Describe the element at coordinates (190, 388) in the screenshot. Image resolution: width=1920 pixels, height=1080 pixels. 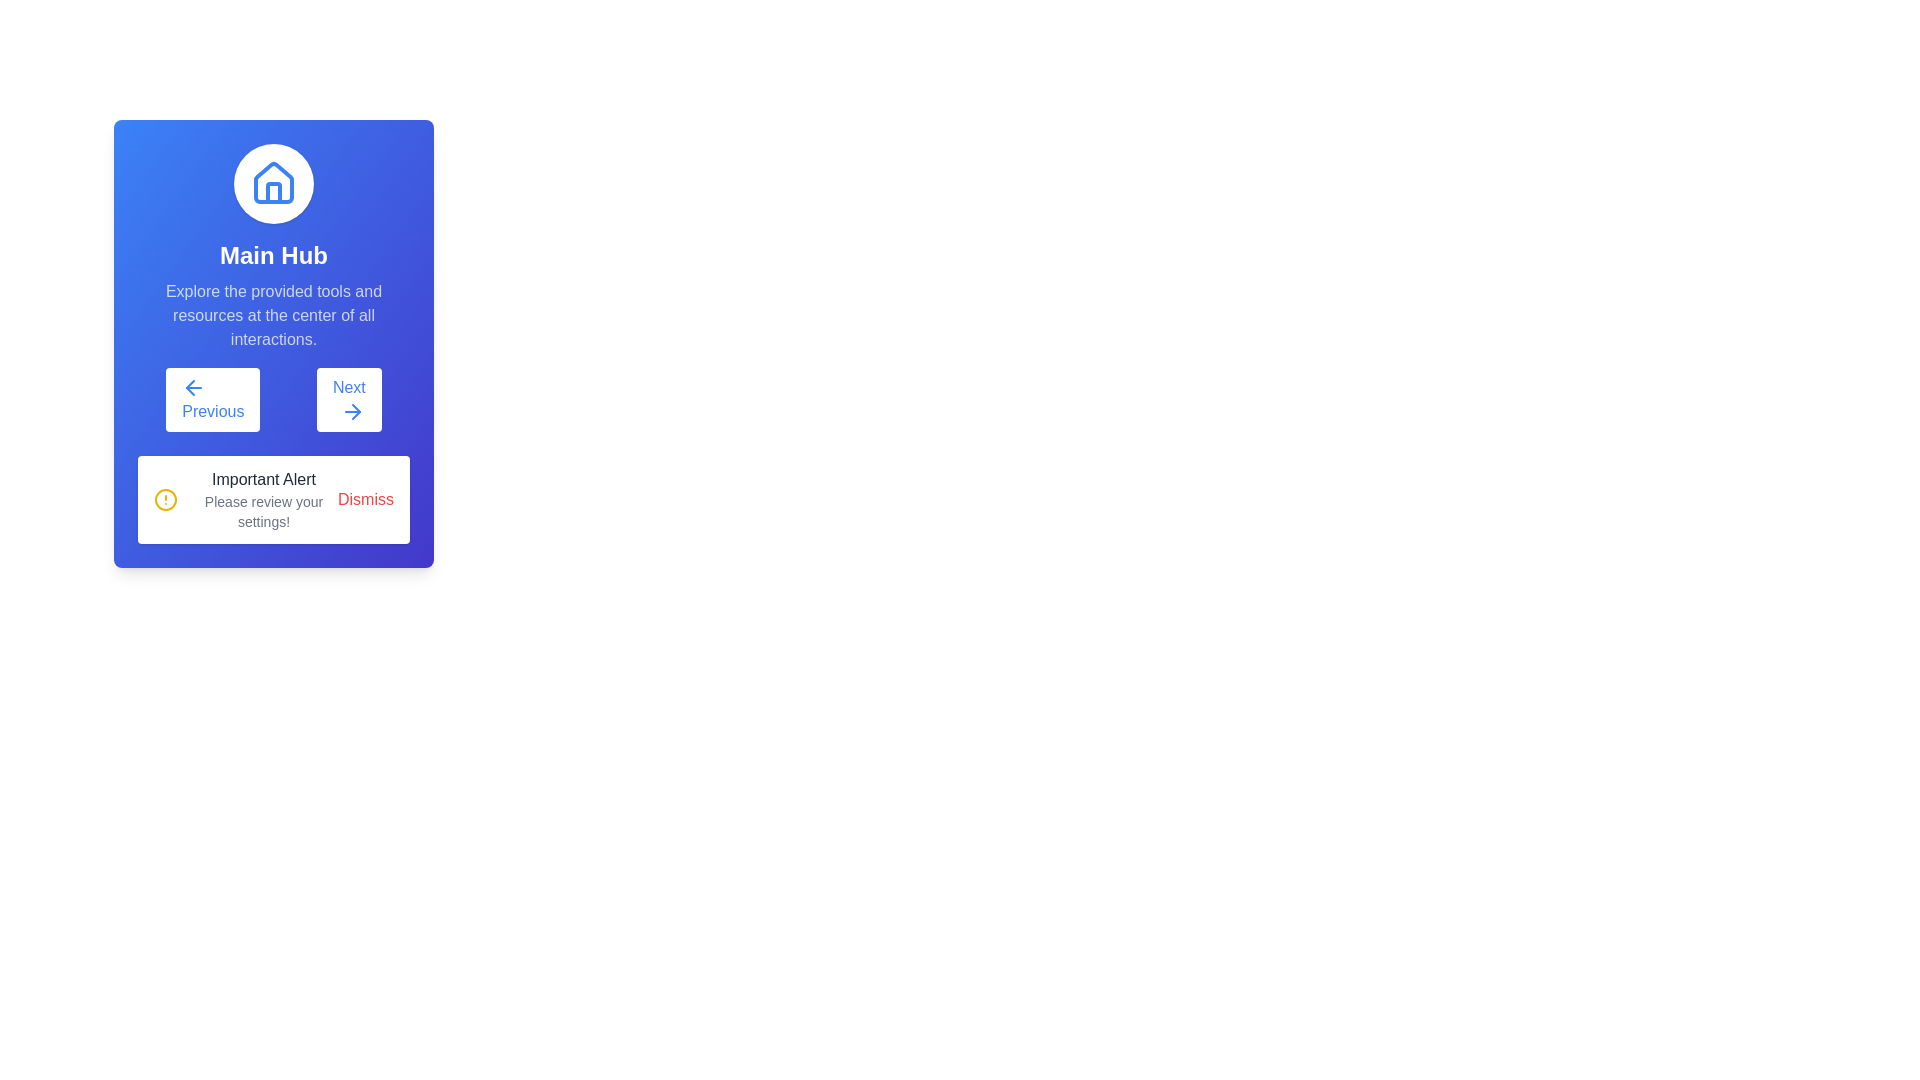
I see `the left-pointing arrow icon within the 'Previous' button` at that location.